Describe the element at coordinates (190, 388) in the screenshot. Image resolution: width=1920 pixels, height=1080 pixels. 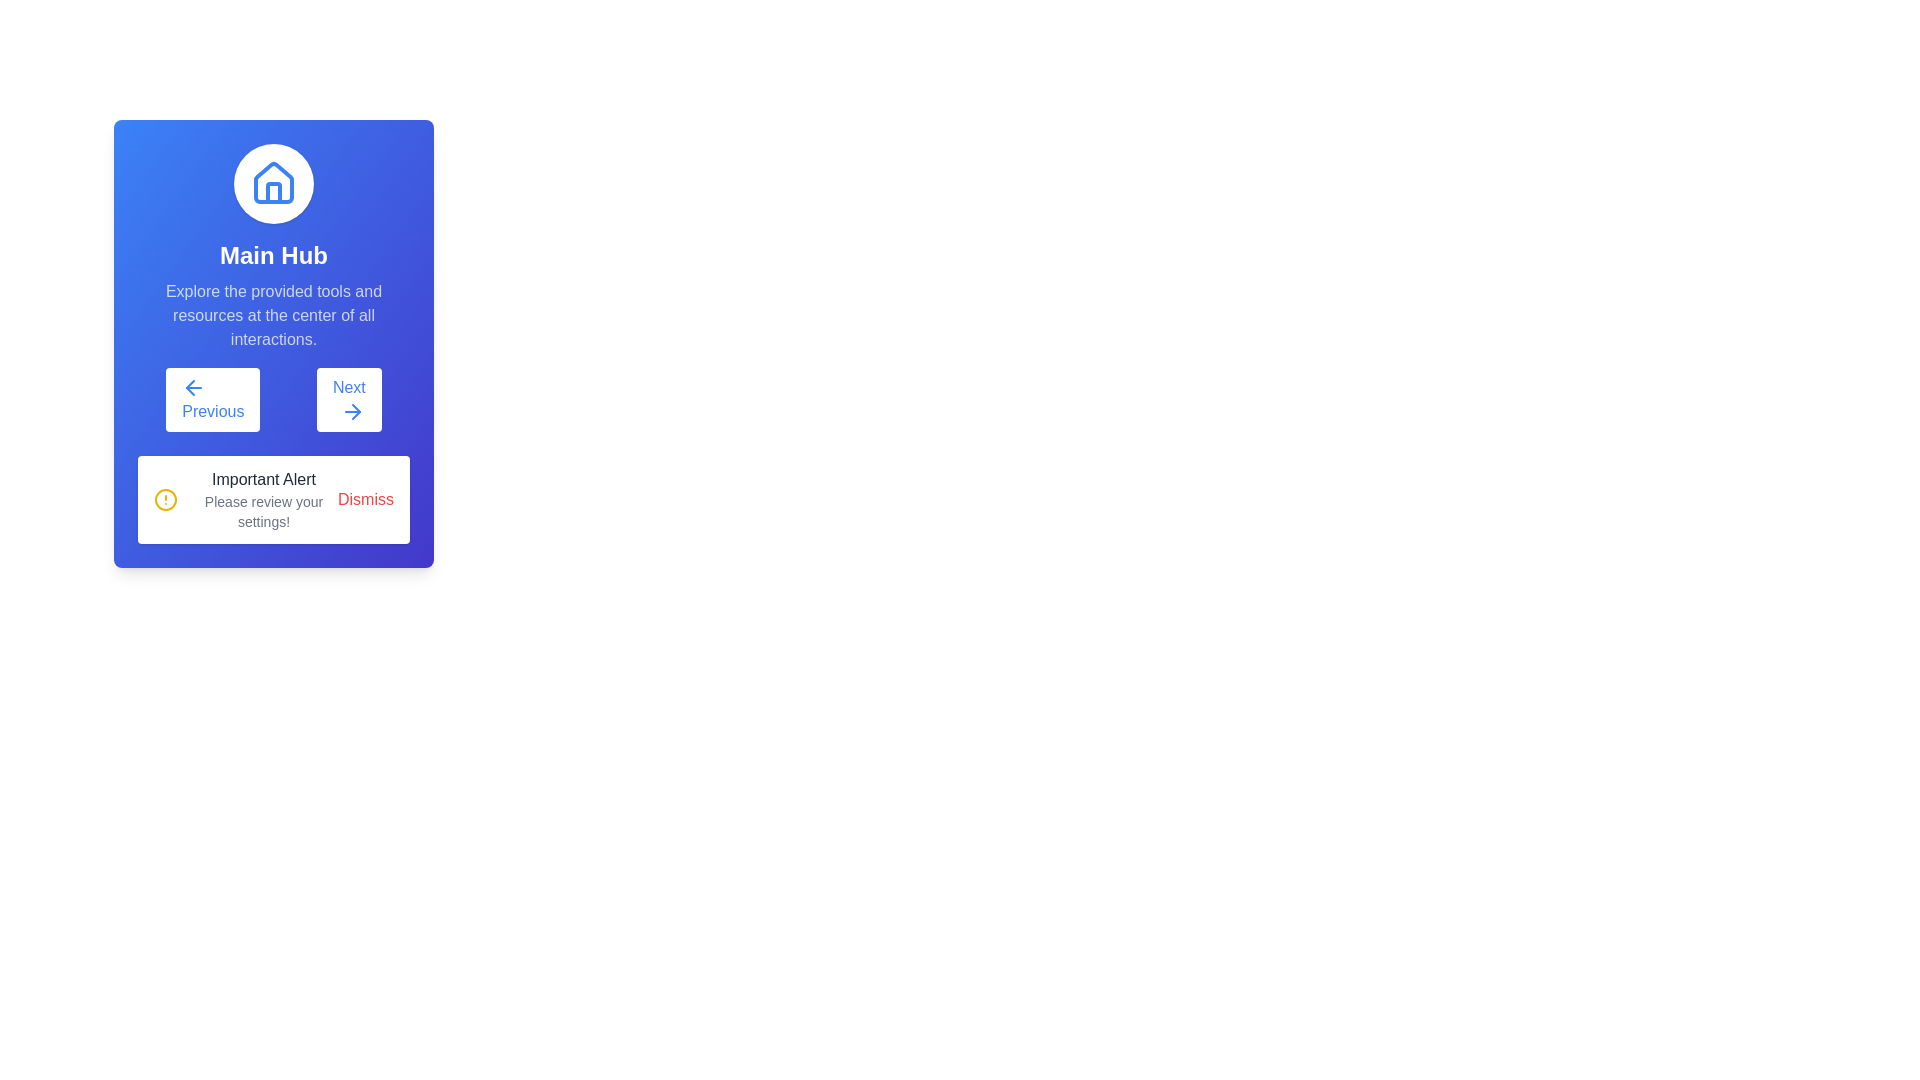
I see `the left-pointing arrow icon within the 'Previous' button` at that location.